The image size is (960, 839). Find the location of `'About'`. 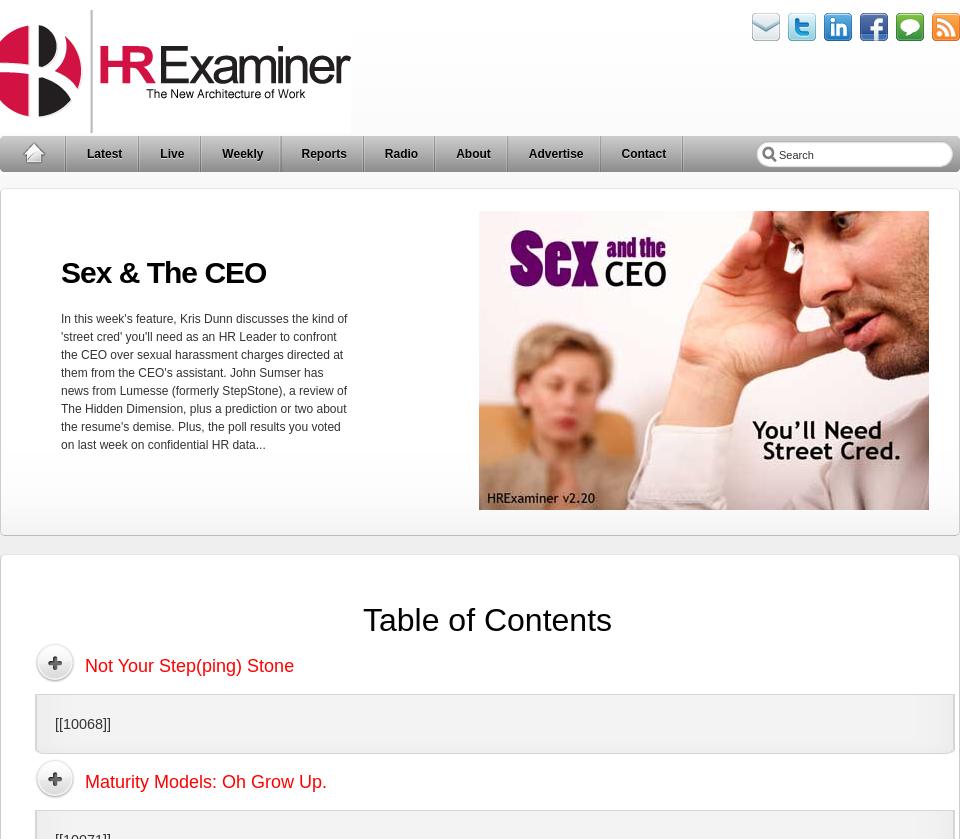

'About' is located at coordinates (472, 154).